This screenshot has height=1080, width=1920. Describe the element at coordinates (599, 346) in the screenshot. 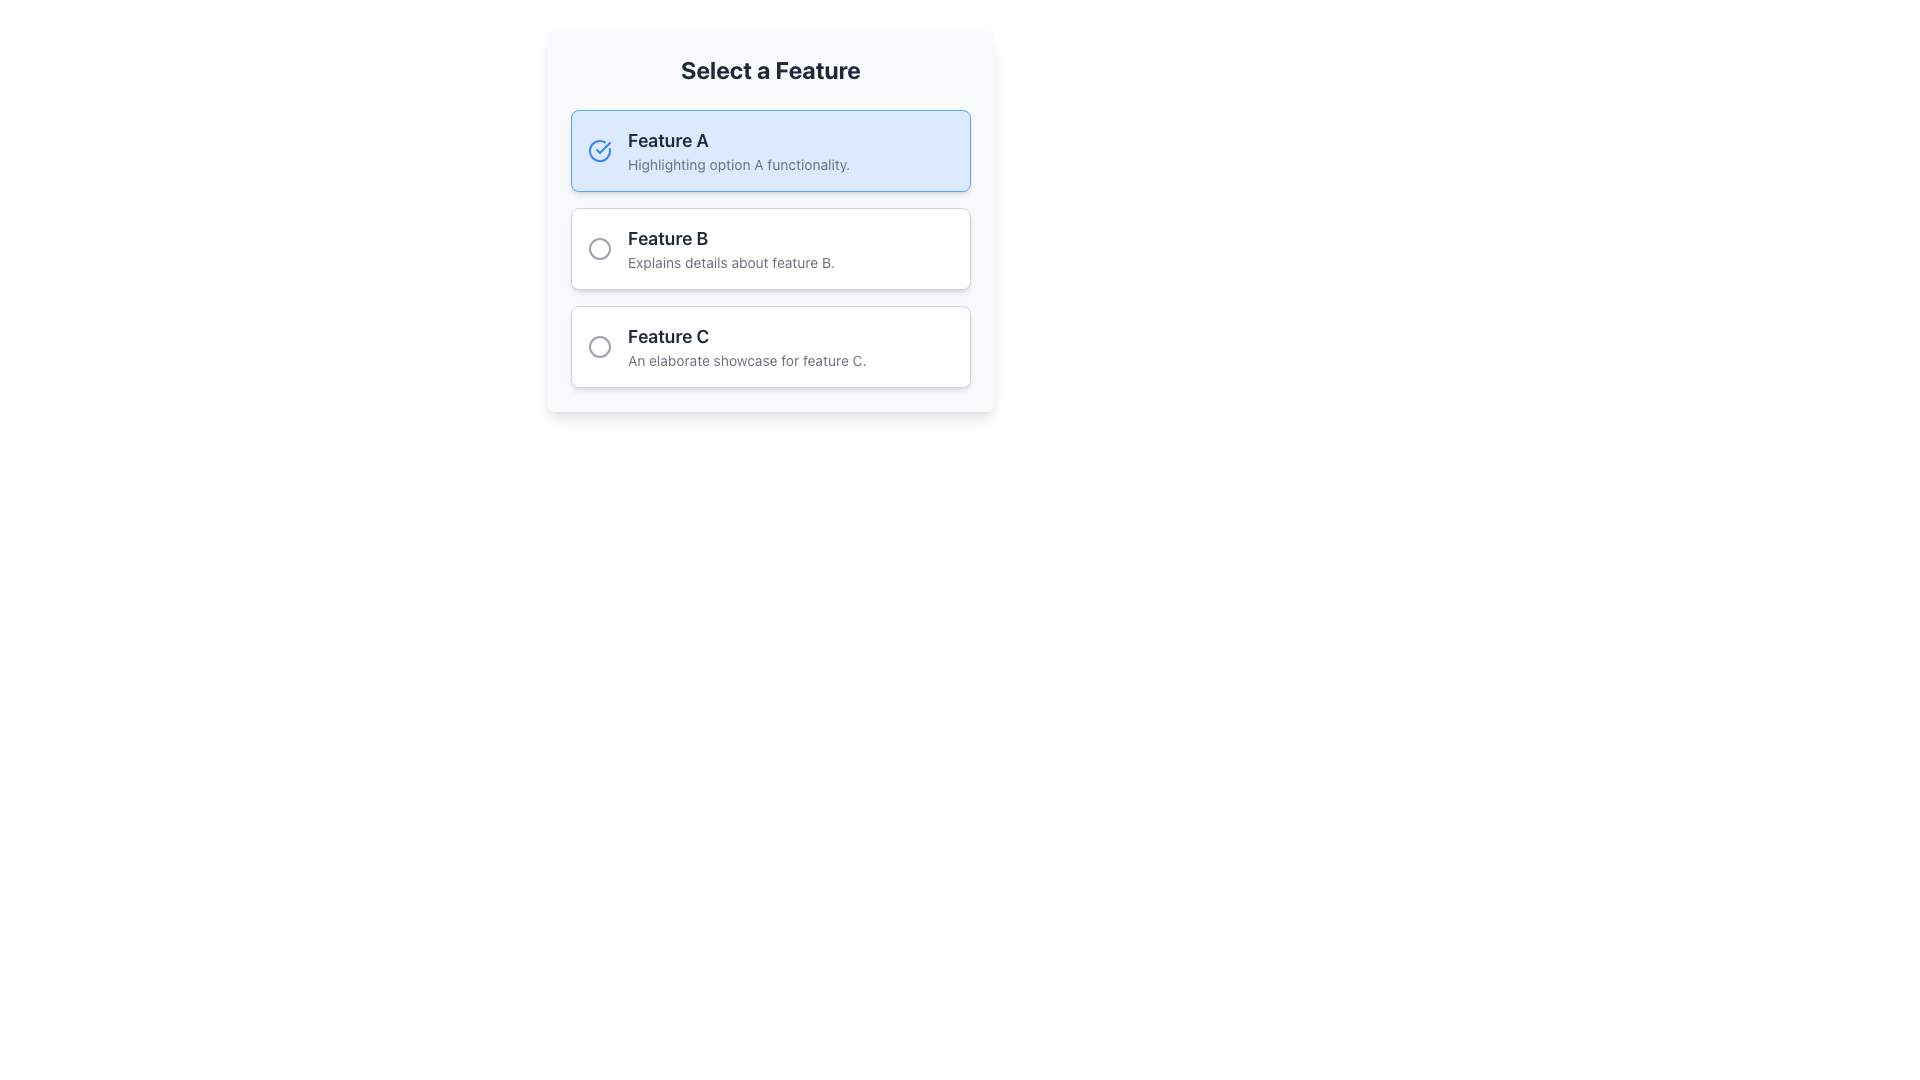

I see `the circular marker indicating the selection of 'Feature C' located to the left of the third text label in the list` at that location.